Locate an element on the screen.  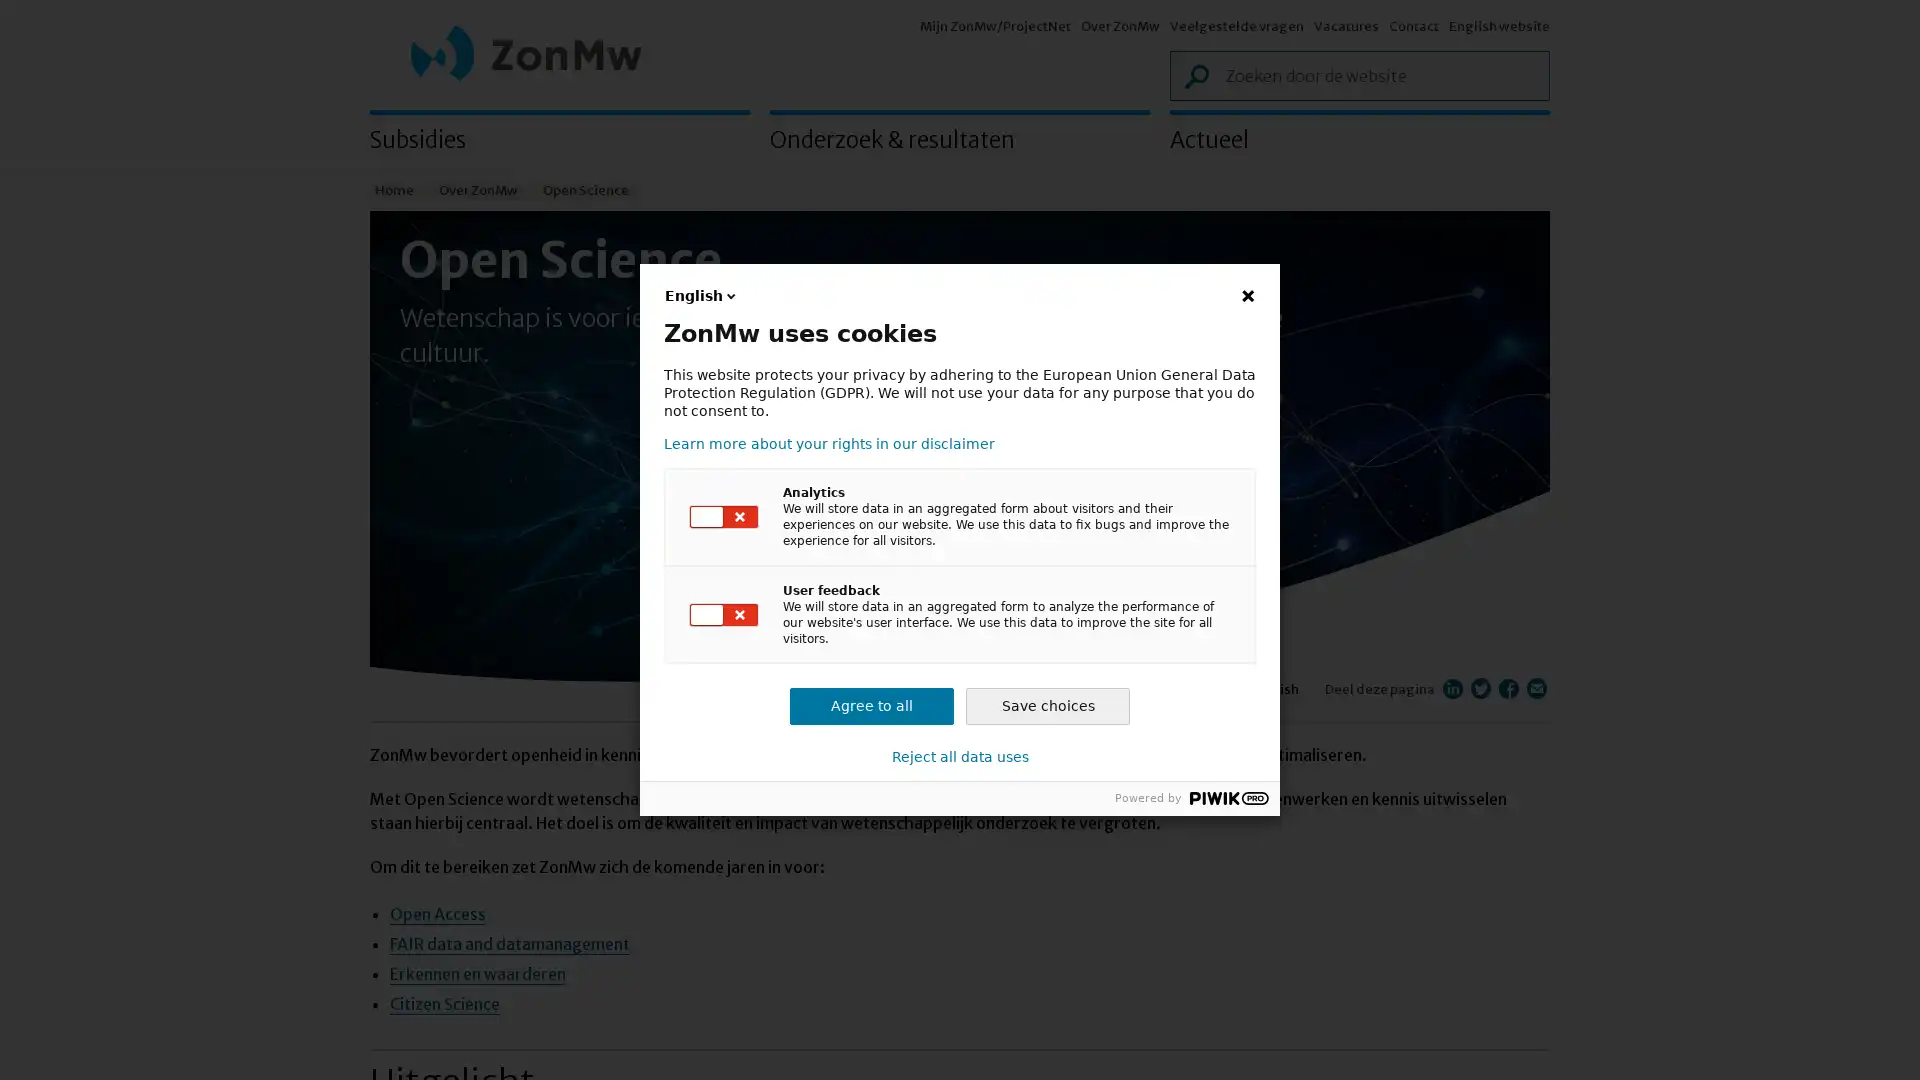
Zoek is located at coordinates (1196, 75).